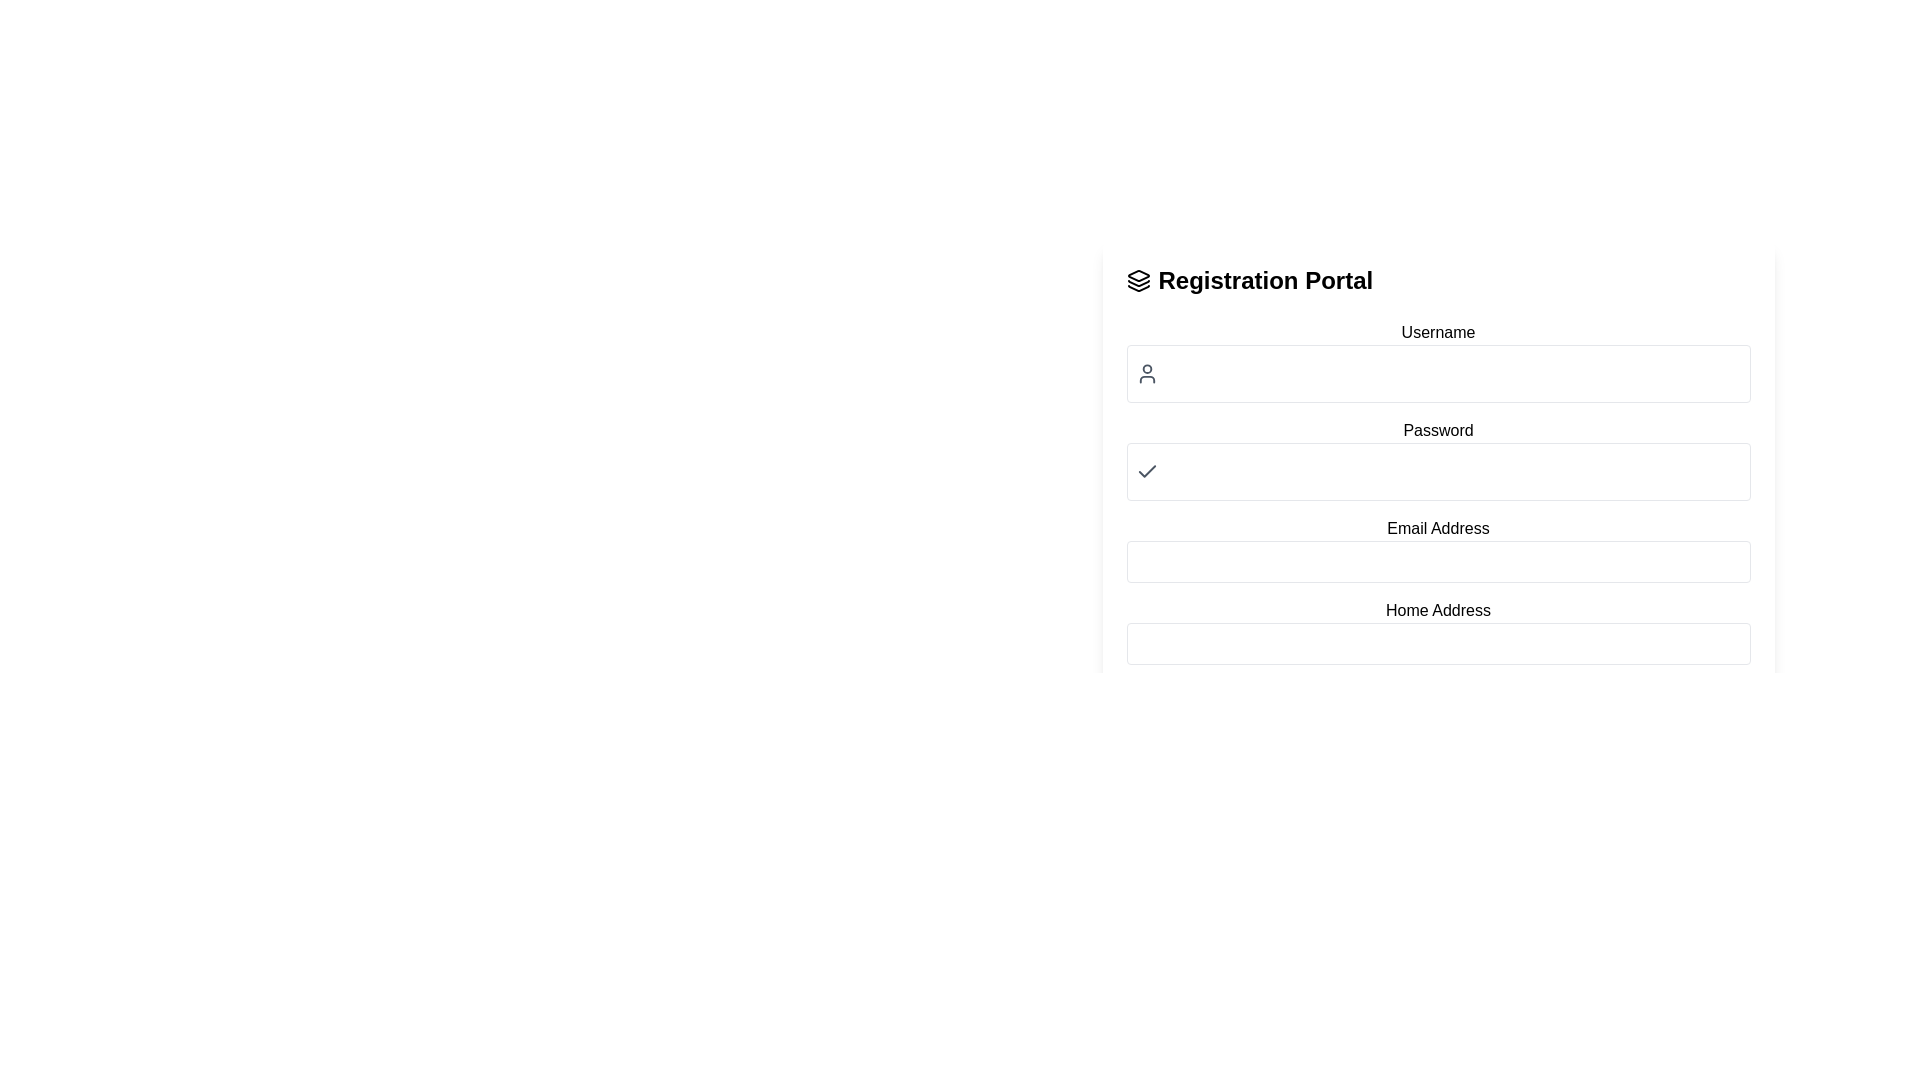  What do you see at coordinates (1138, 276) in the screenshot?
I see `the triangular black icon representing layers, located in the top-left corner of the Registration Portal section` at bounding box center [1138, 276].